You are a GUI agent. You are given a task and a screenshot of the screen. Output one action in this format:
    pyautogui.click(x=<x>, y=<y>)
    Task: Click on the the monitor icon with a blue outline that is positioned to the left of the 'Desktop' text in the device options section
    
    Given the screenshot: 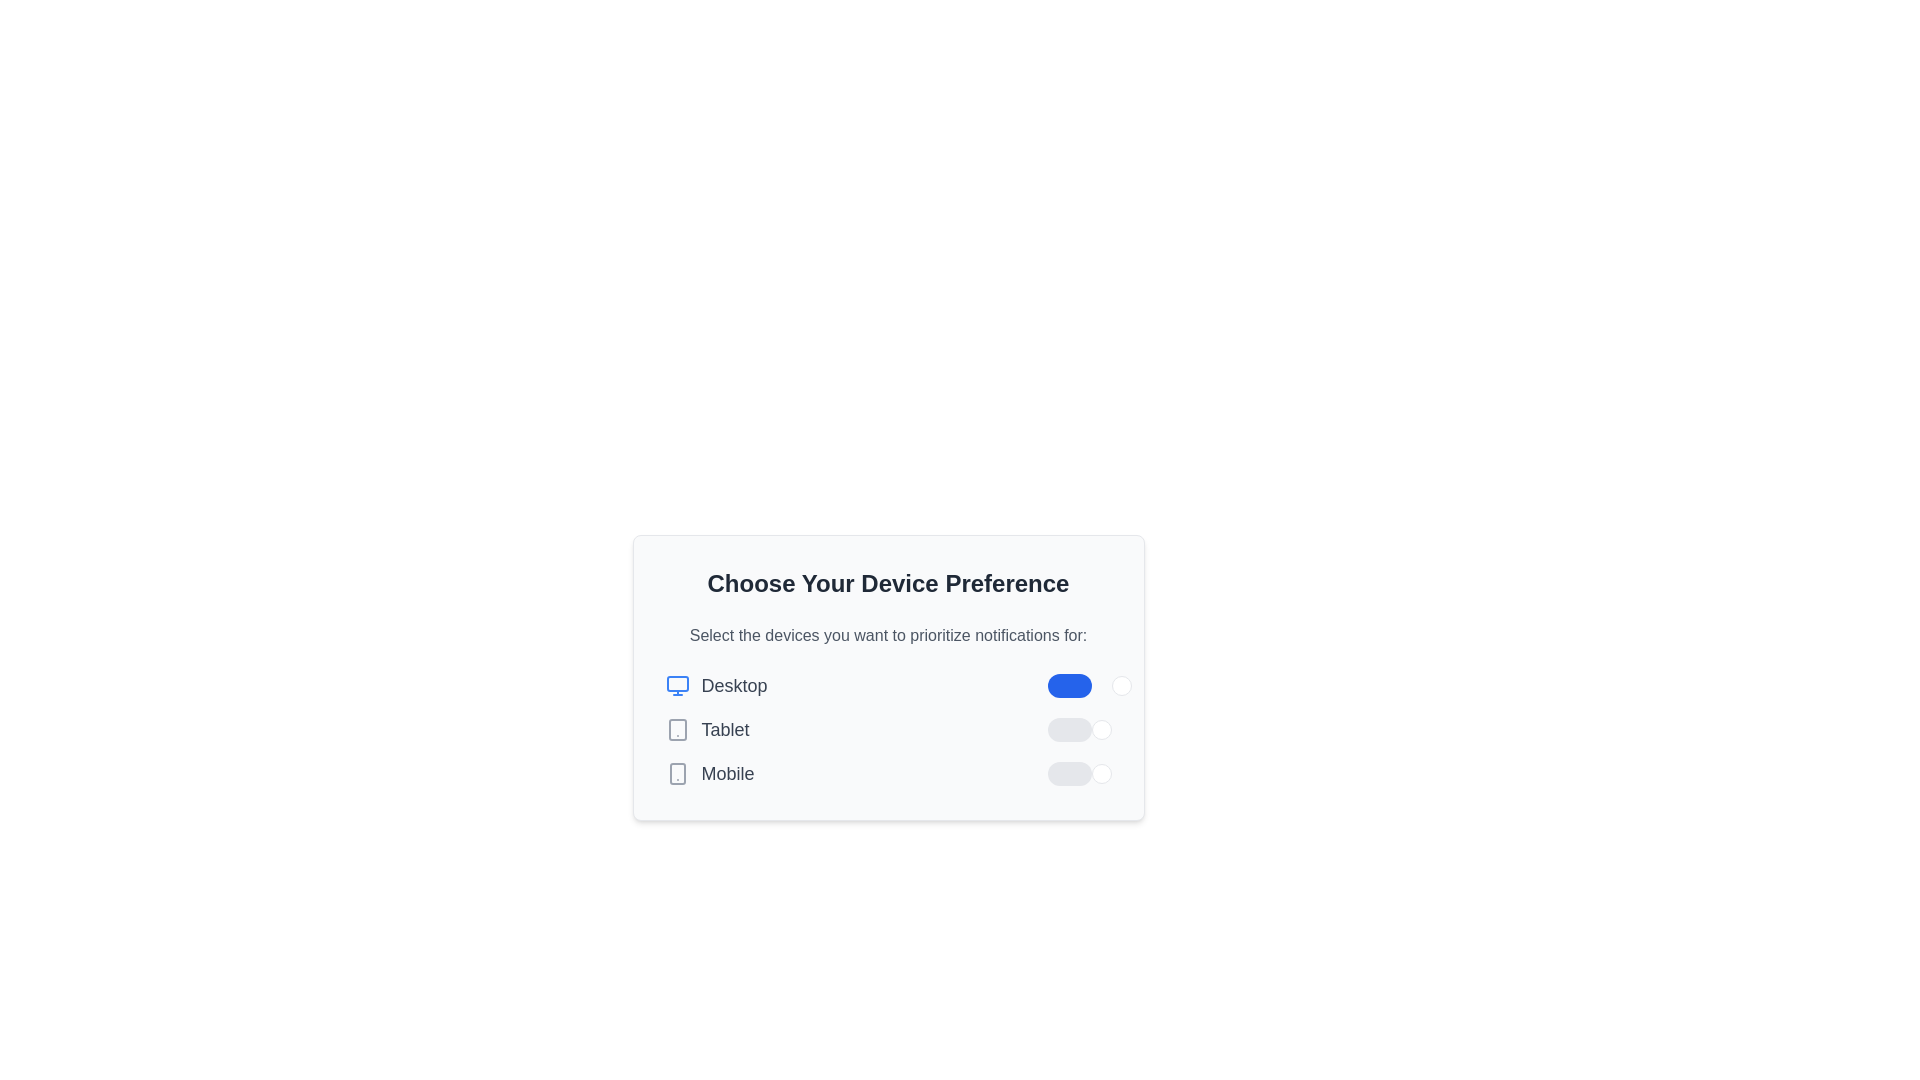 What is the action you would take?
    pyautogui.click(x=677, y=685)
    